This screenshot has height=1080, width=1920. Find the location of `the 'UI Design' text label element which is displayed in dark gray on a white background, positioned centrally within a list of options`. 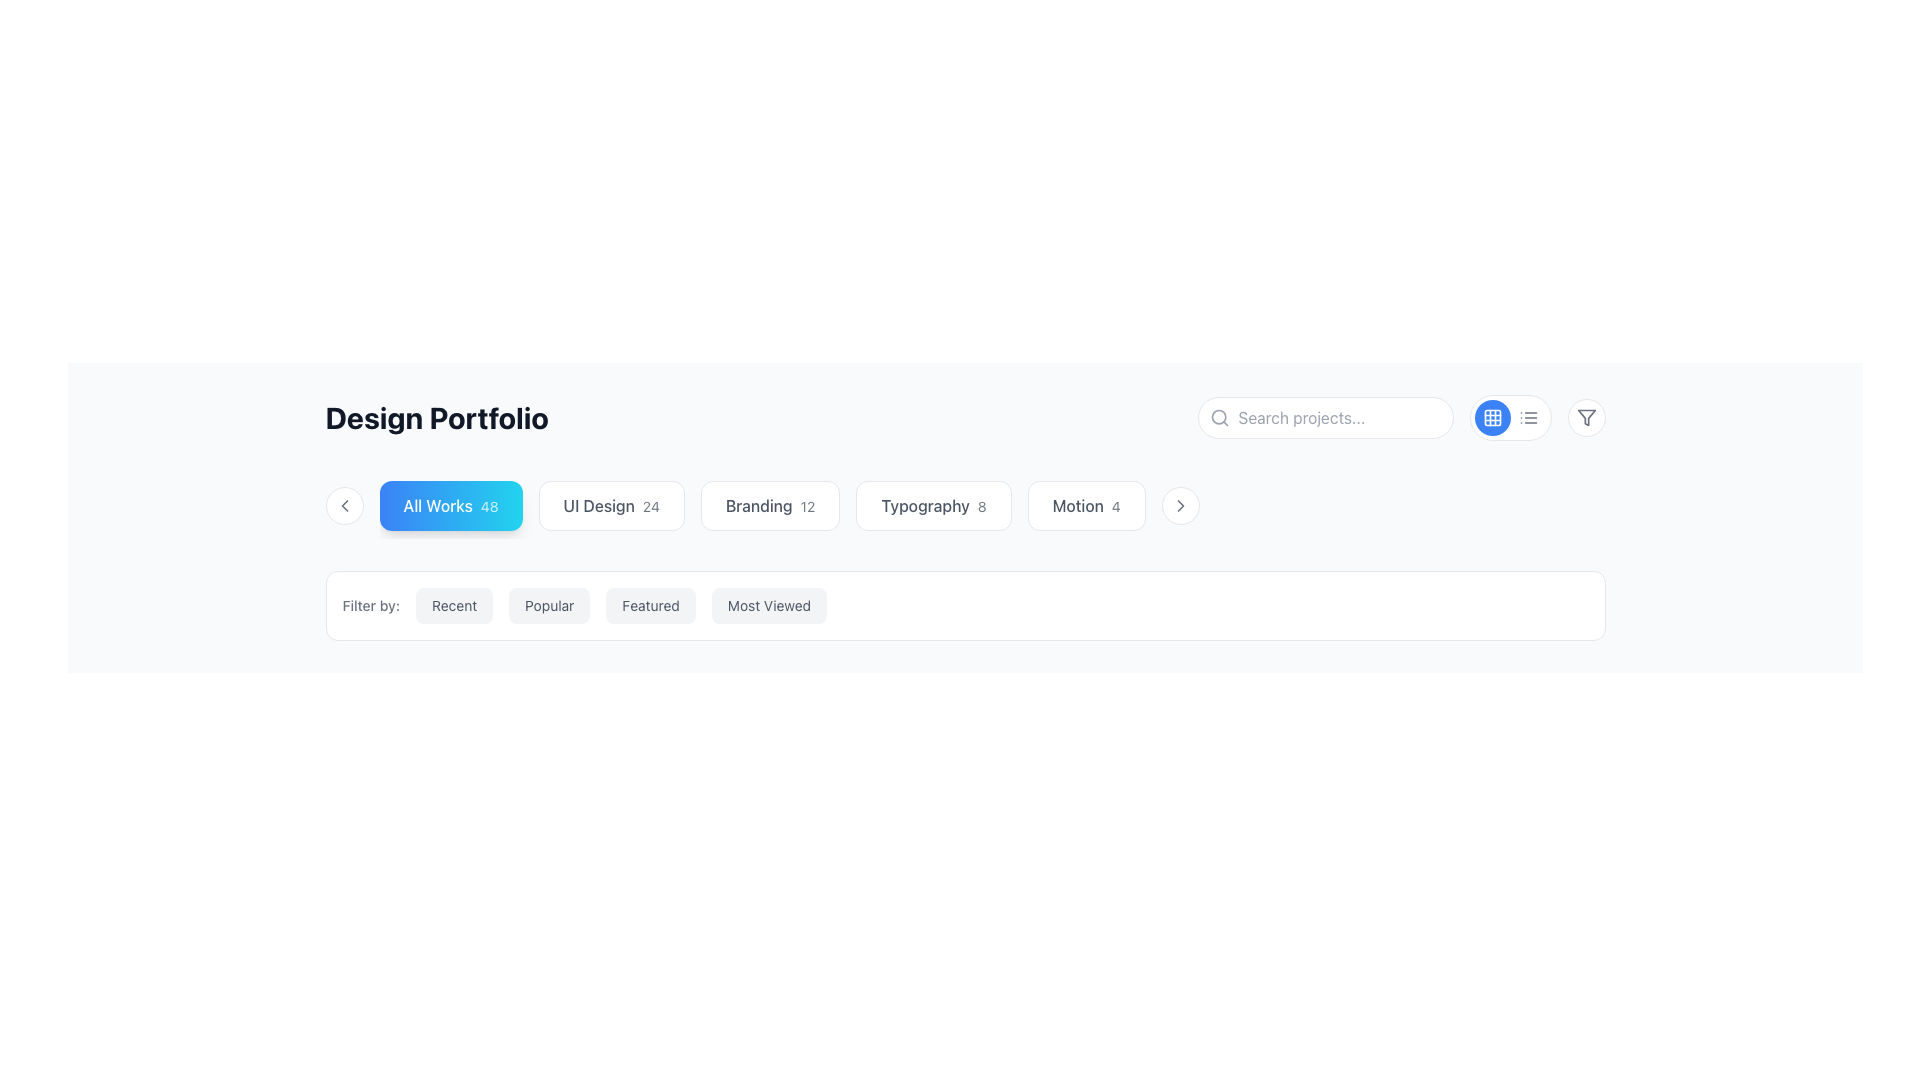

the 'UI Design' text label element which is displayed in dark gray on a white background, positioned centrally within a list of options is located at coordinates (598, 504).